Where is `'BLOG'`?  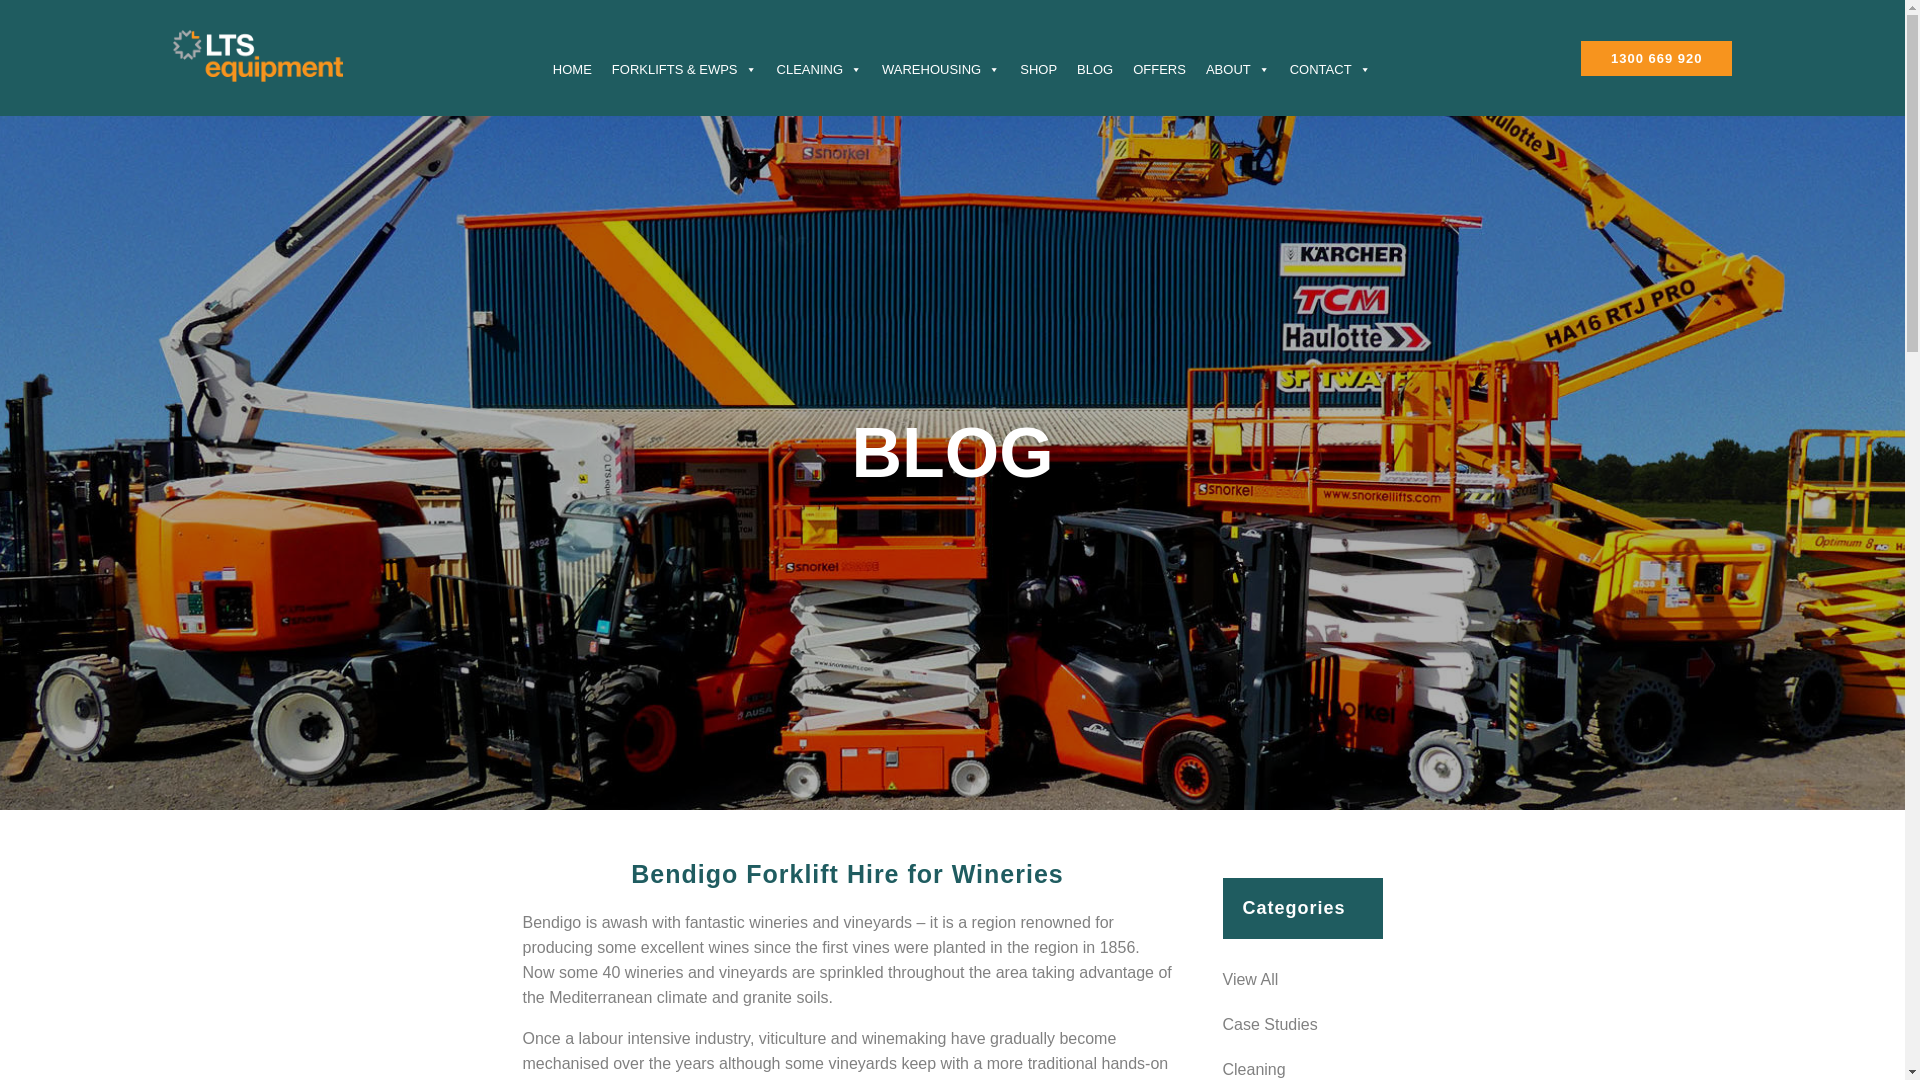 'BLOG' is located at coordinates (1093, 68).